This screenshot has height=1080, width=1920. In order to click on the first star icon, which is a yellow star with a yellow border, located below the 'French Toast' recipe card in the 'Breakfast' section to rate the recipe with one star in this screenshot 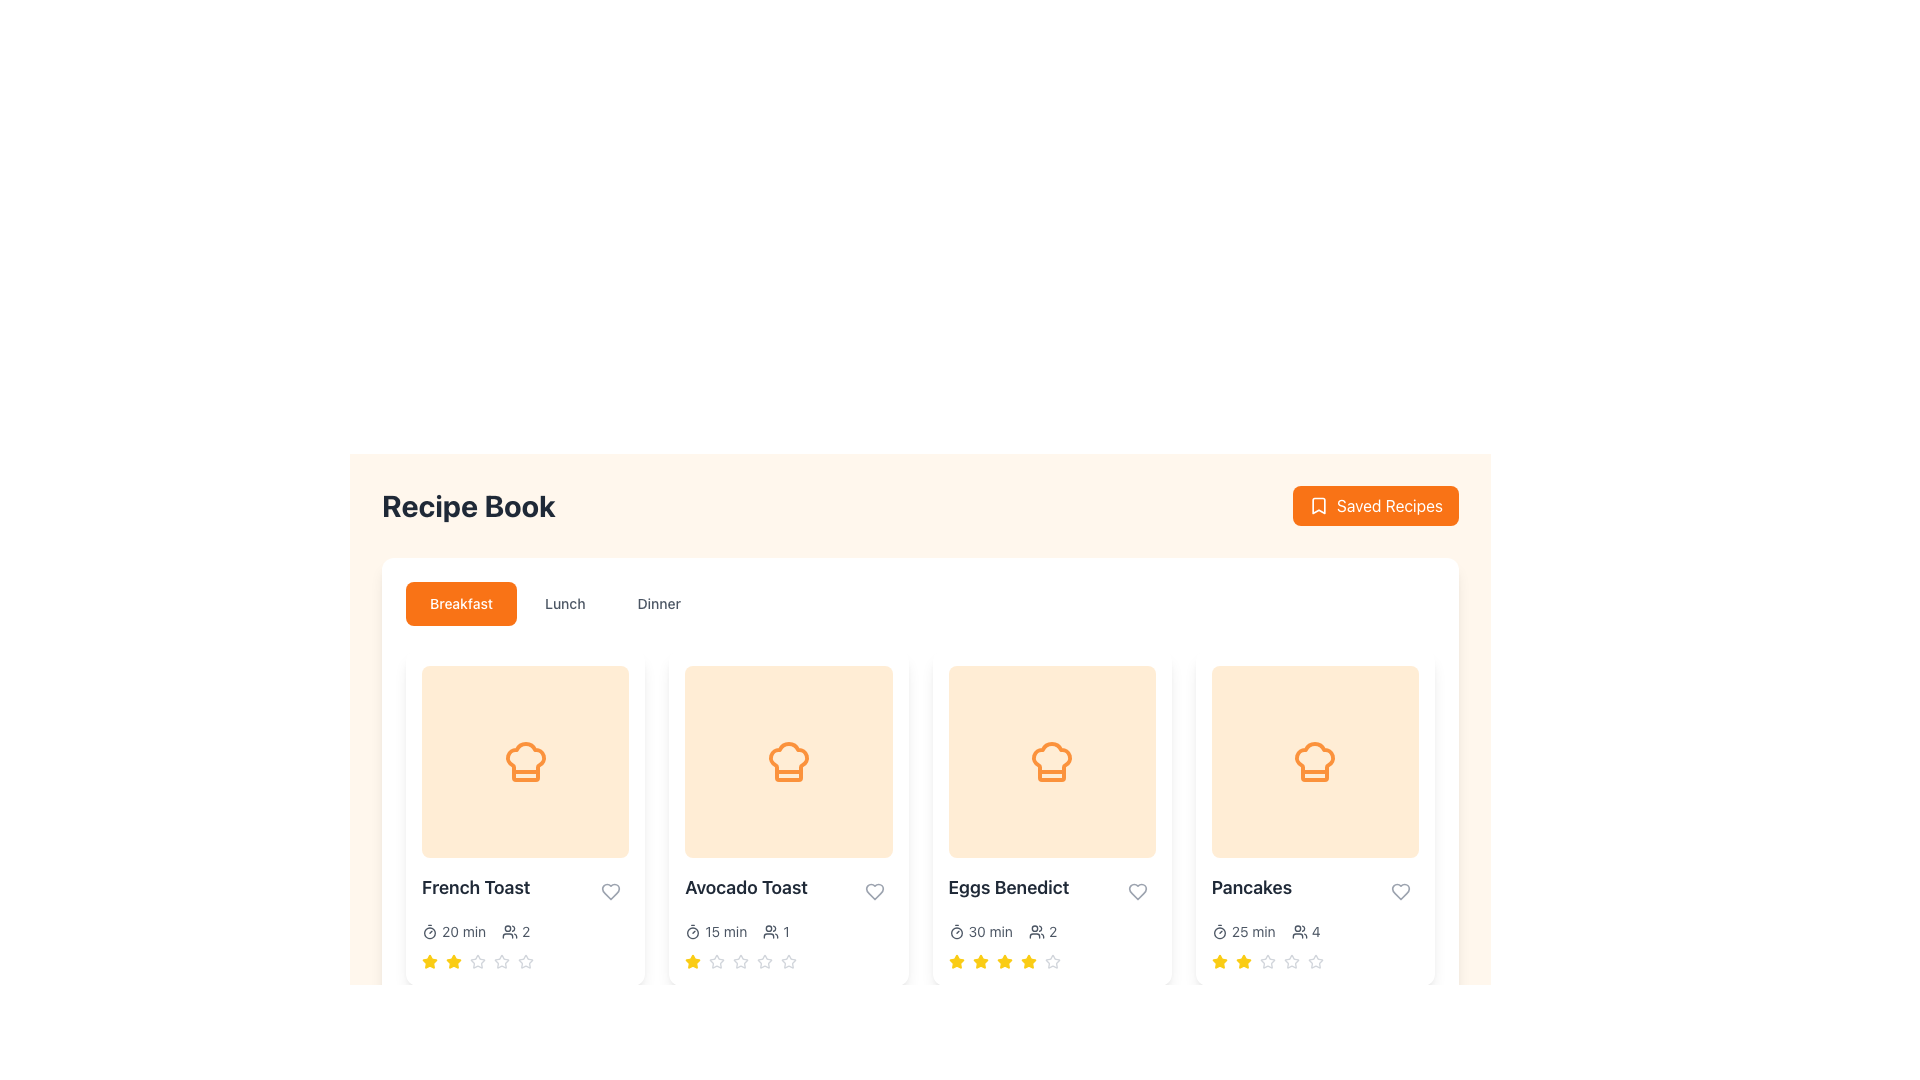, I will do `click(429, 960)`.